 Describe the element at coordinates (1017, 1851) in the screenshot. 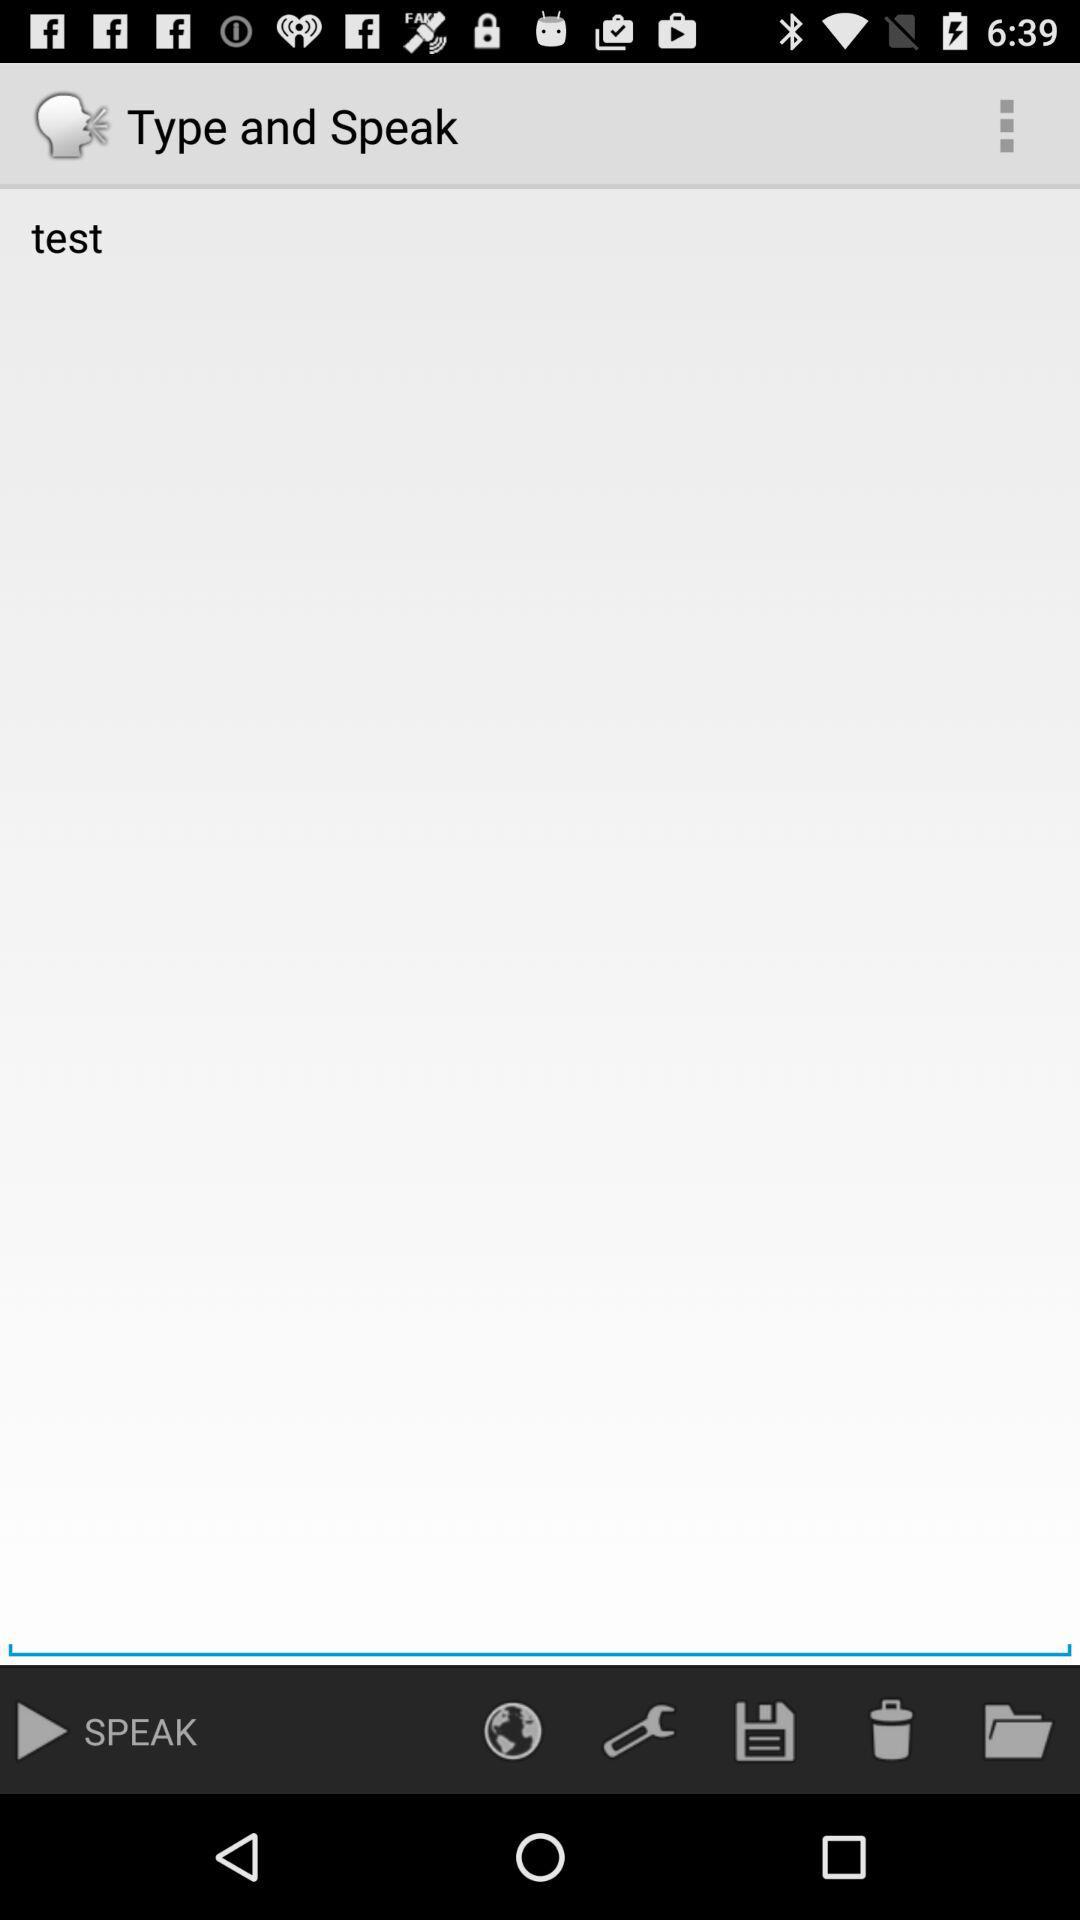

I see `the folder icon` at that location.